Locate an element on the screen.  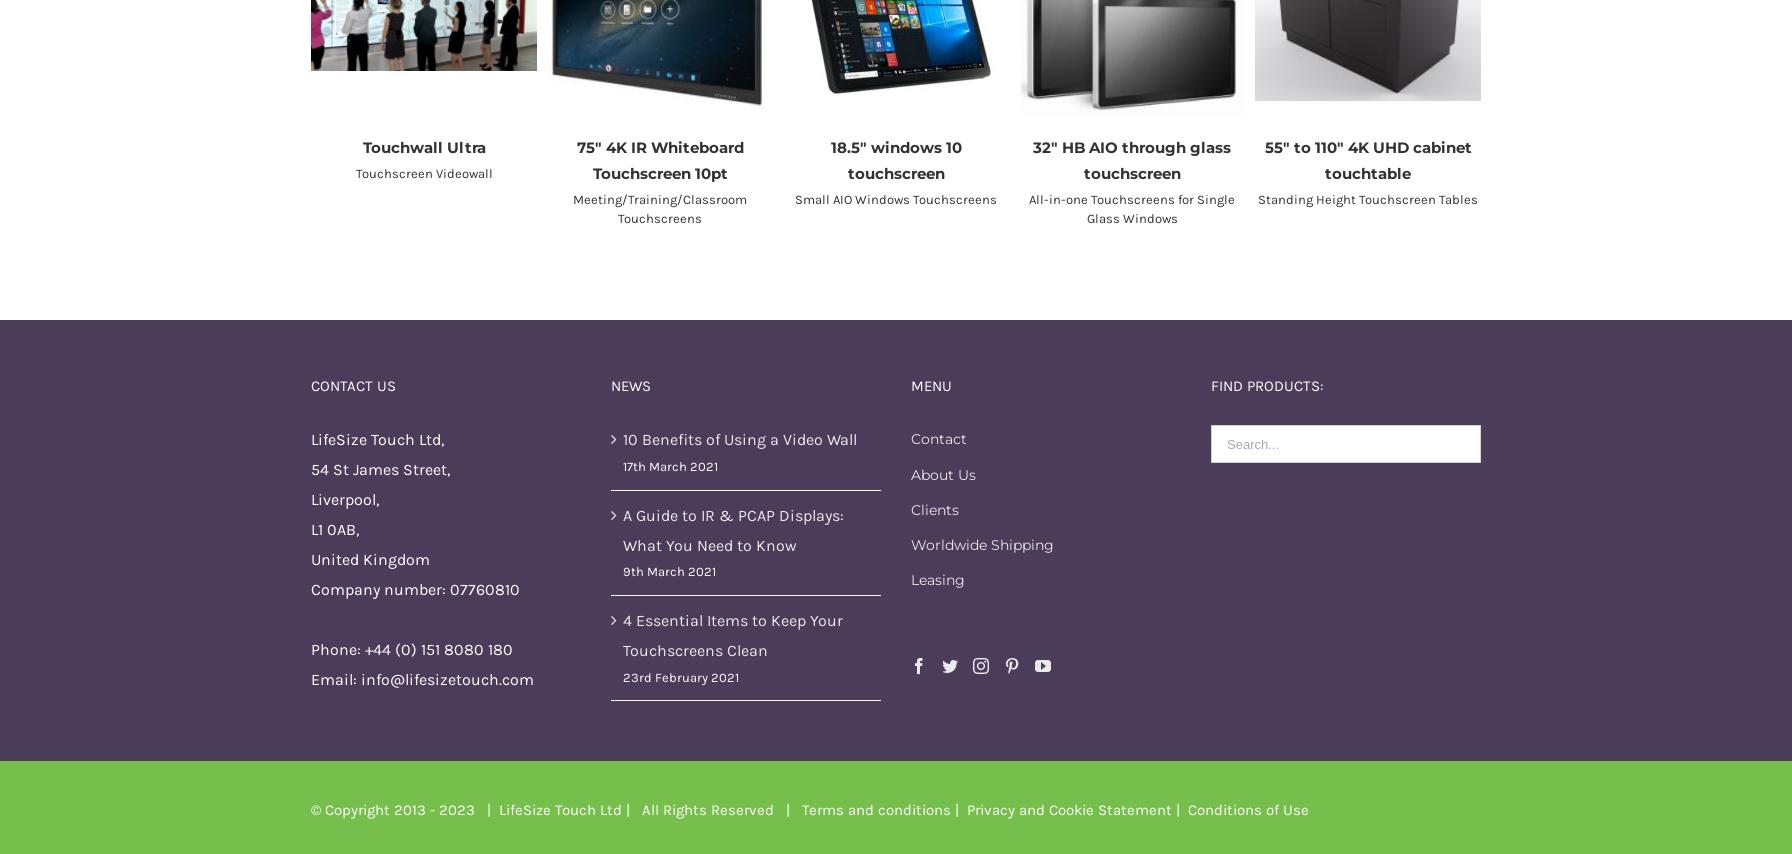
'10 Benefits of Using a Video Wall' is located at coordinates (739, 438).